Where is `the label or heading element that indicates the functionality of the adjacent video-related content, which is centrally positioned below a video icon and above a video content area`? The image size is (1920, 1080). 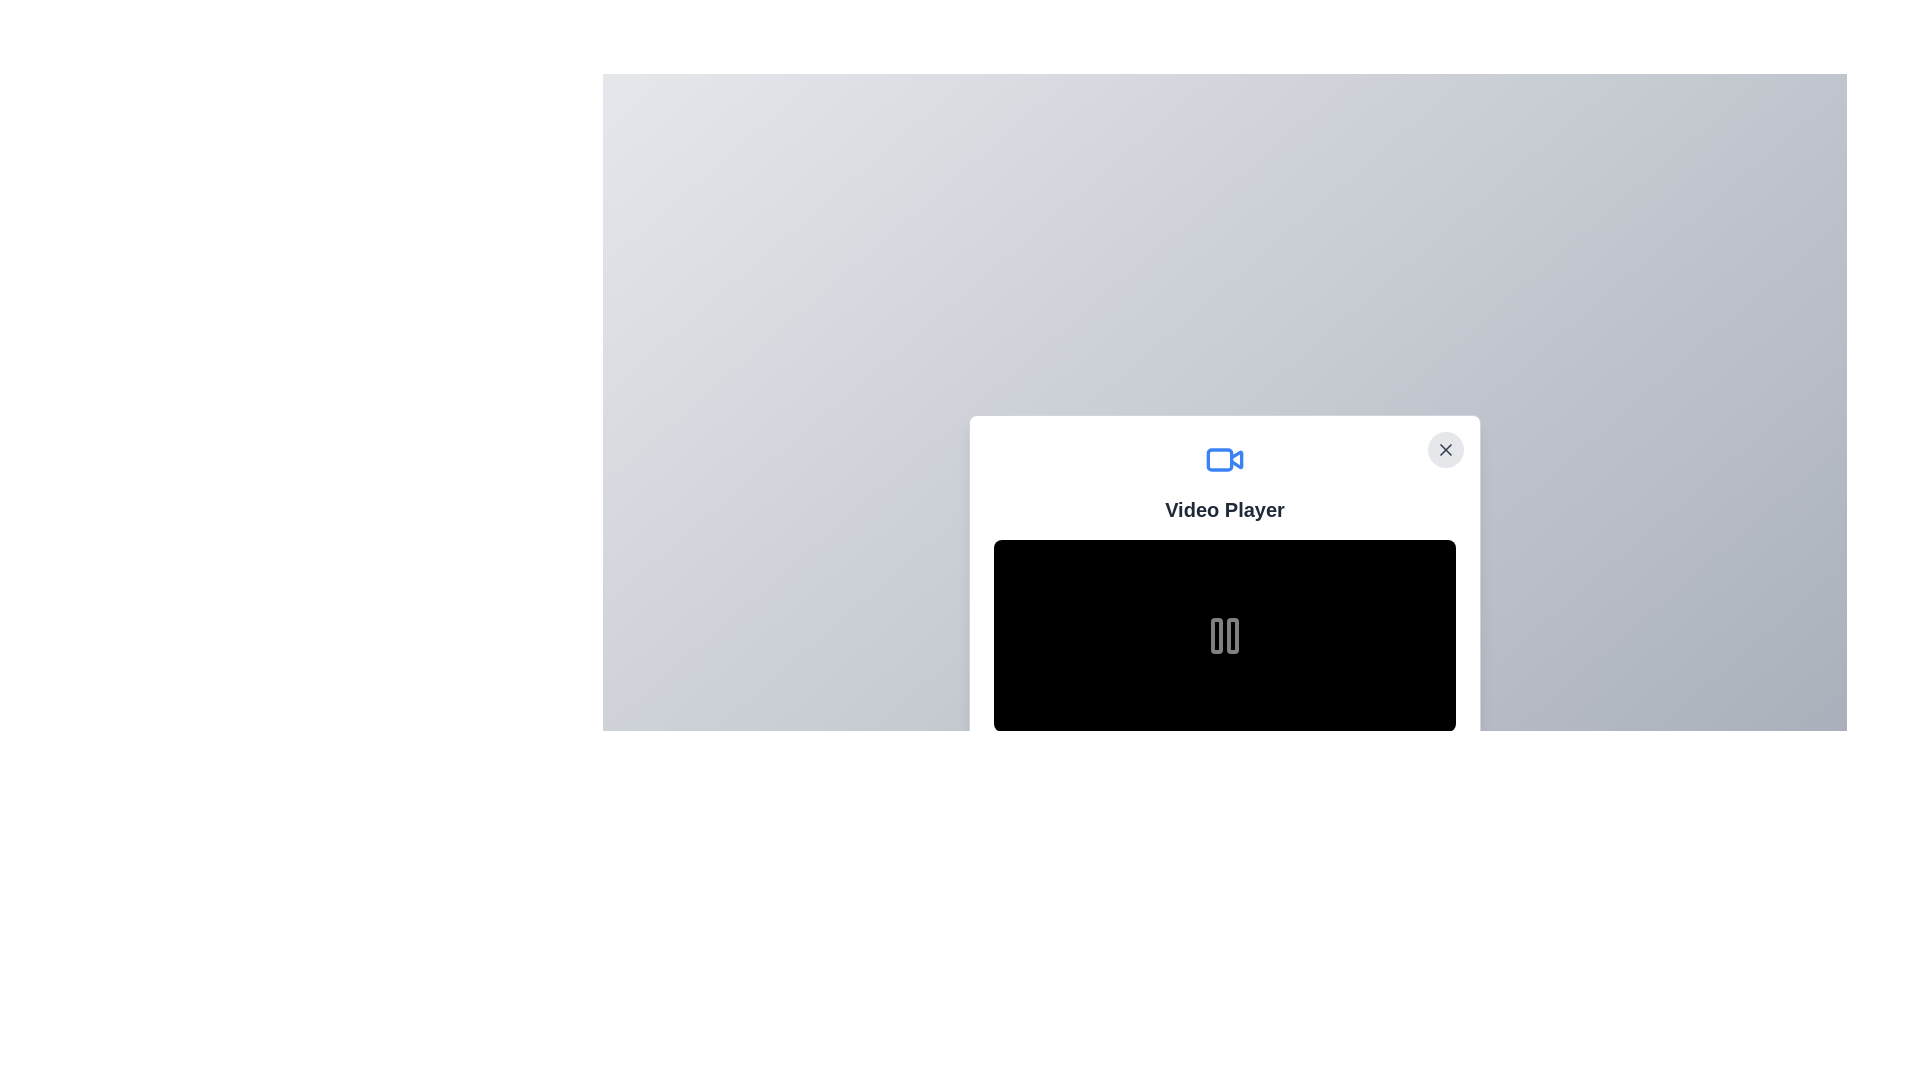
the label or heading element that indicates the functionality of the adjacent video-related content, which is centrally positioned below a video icon and above a video content area is located at coordinates (1223, 508).